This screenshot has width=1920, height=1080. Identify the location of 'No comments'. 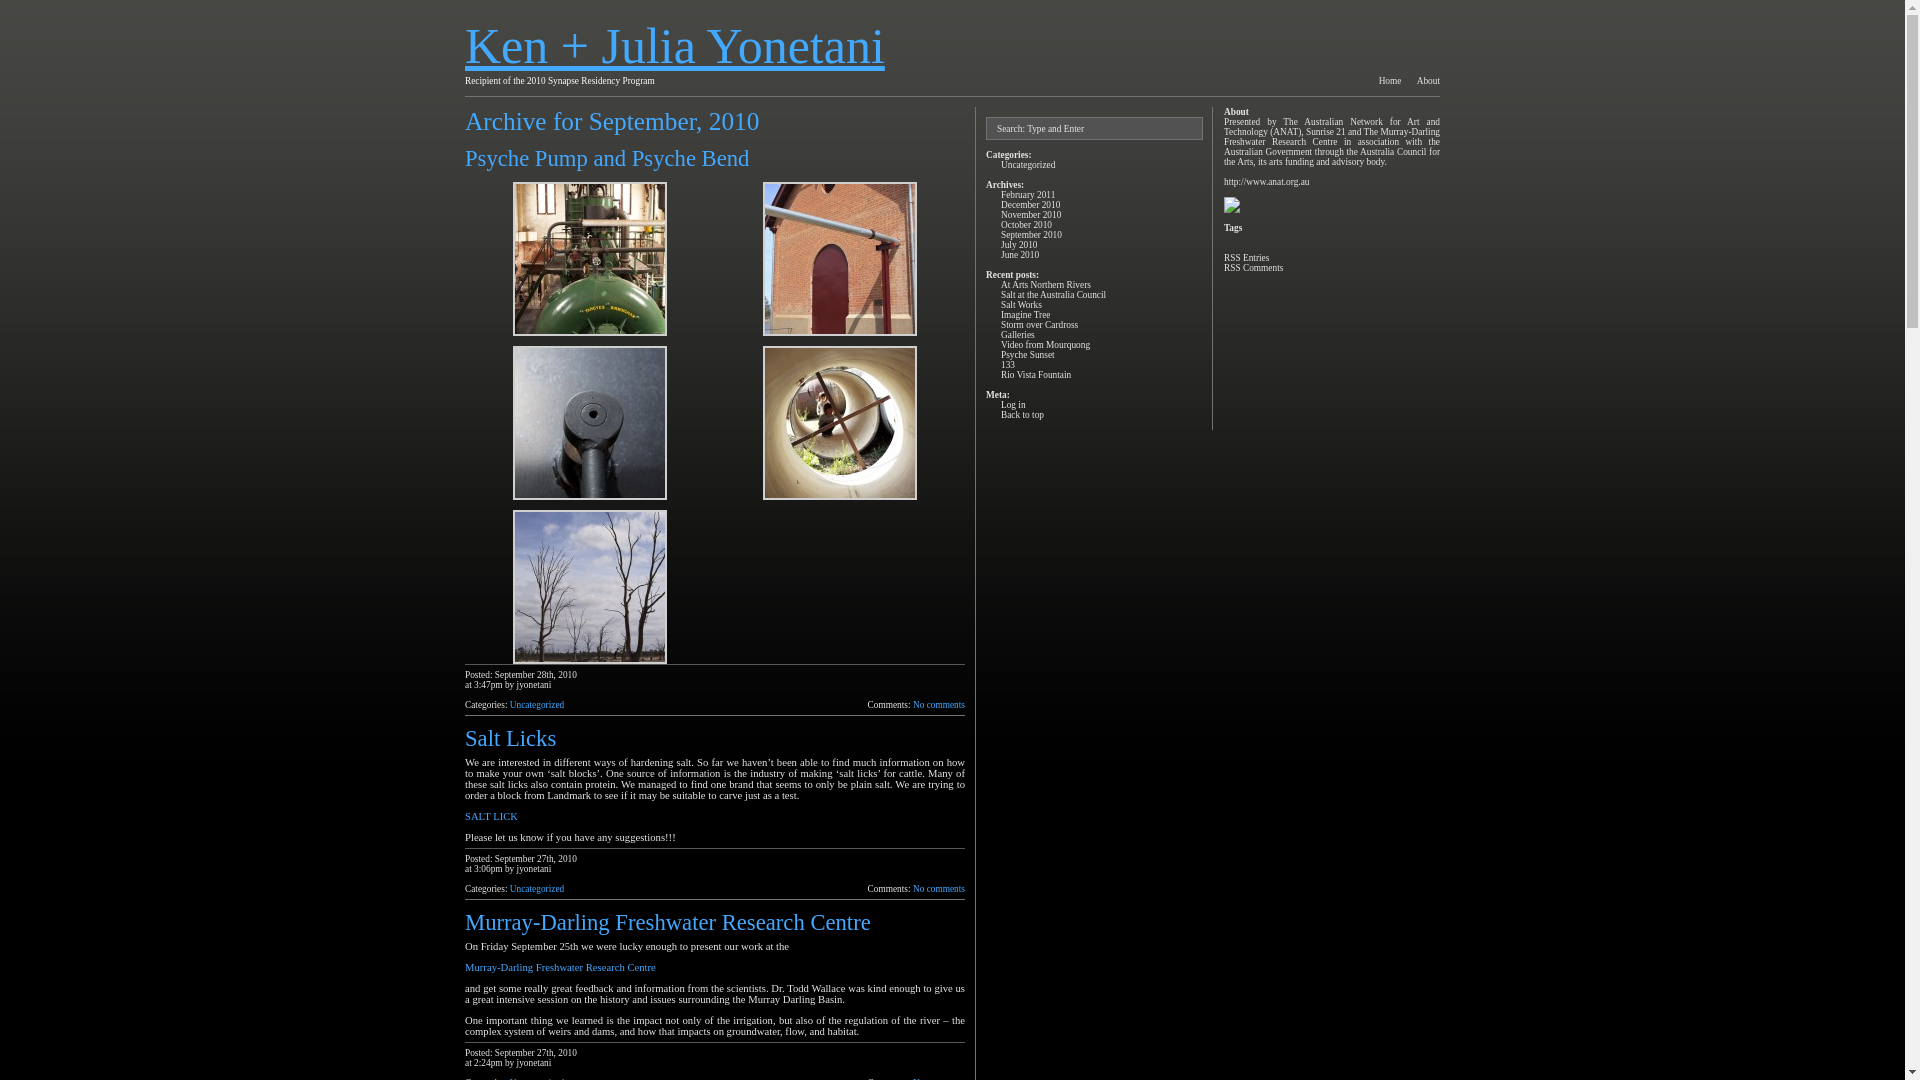
(938, 887).